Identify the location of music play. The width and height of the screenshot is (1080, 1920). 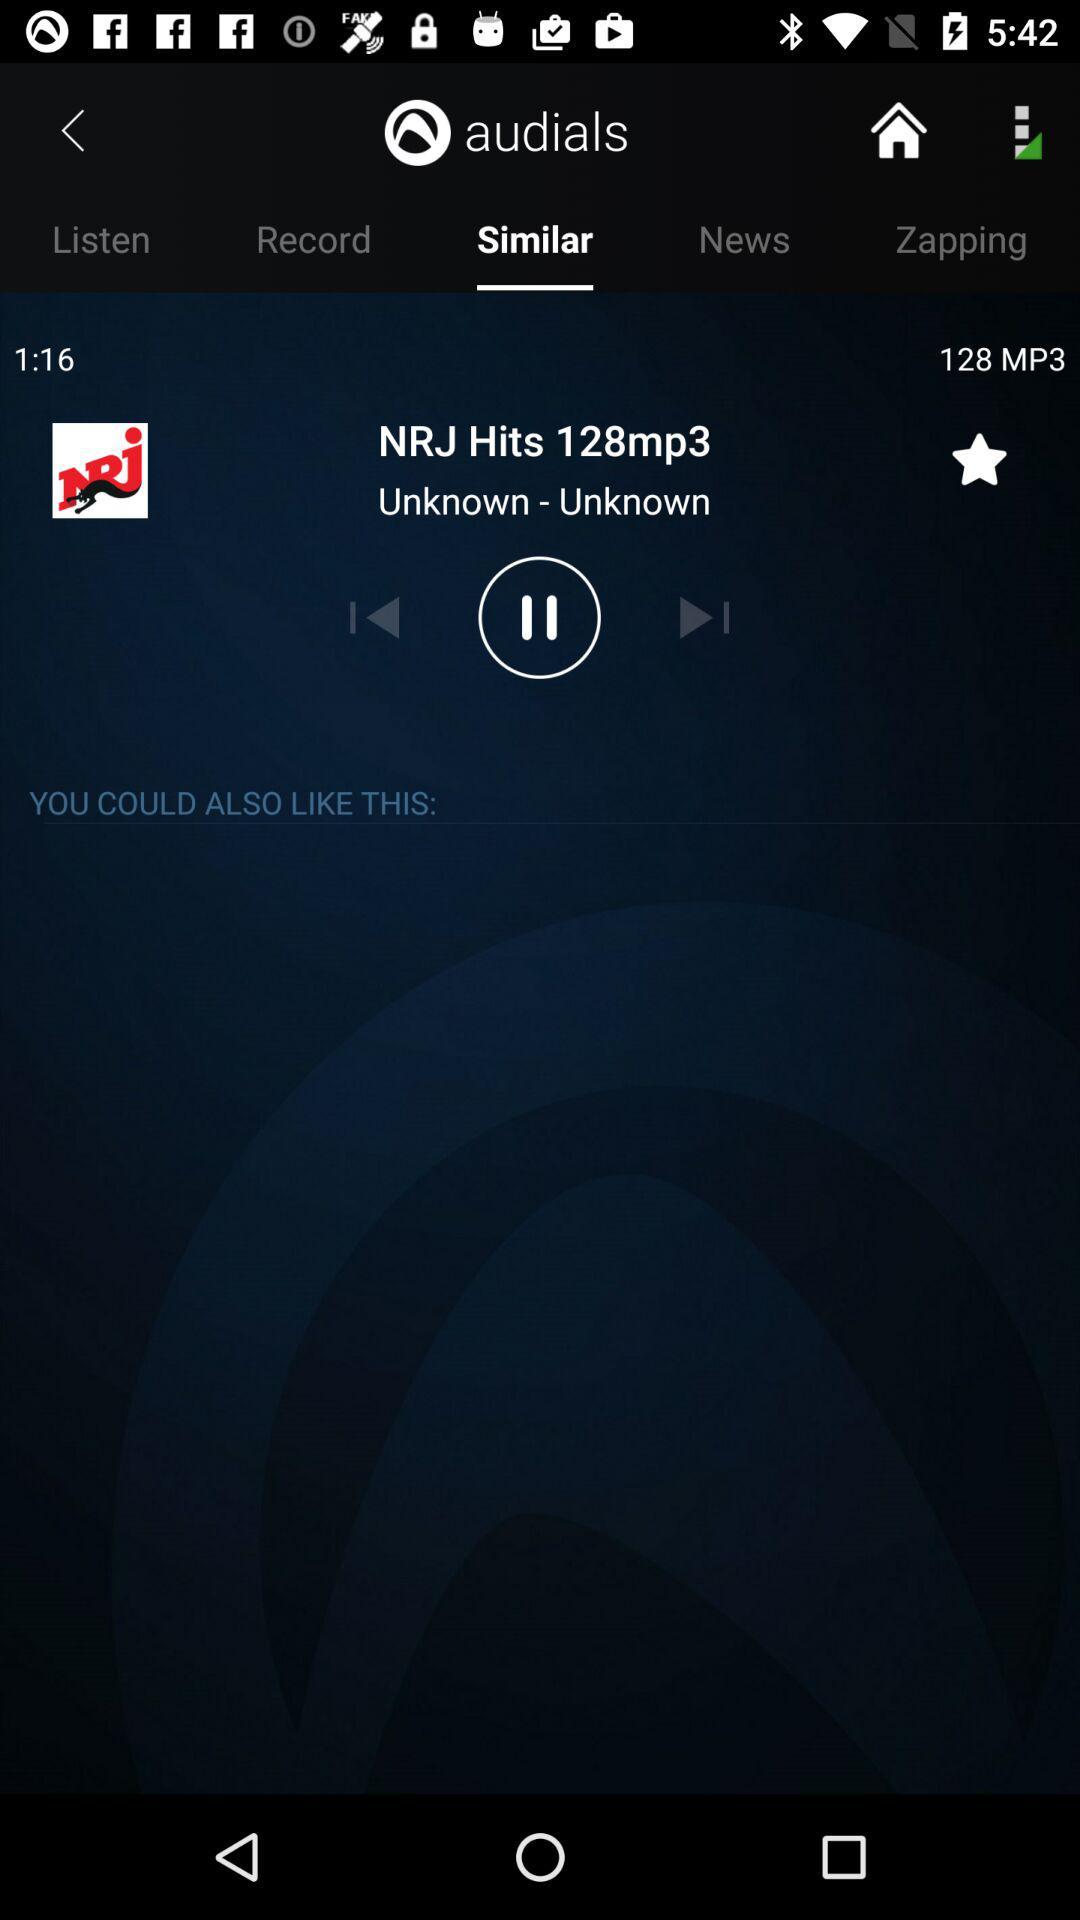
(538, 616).